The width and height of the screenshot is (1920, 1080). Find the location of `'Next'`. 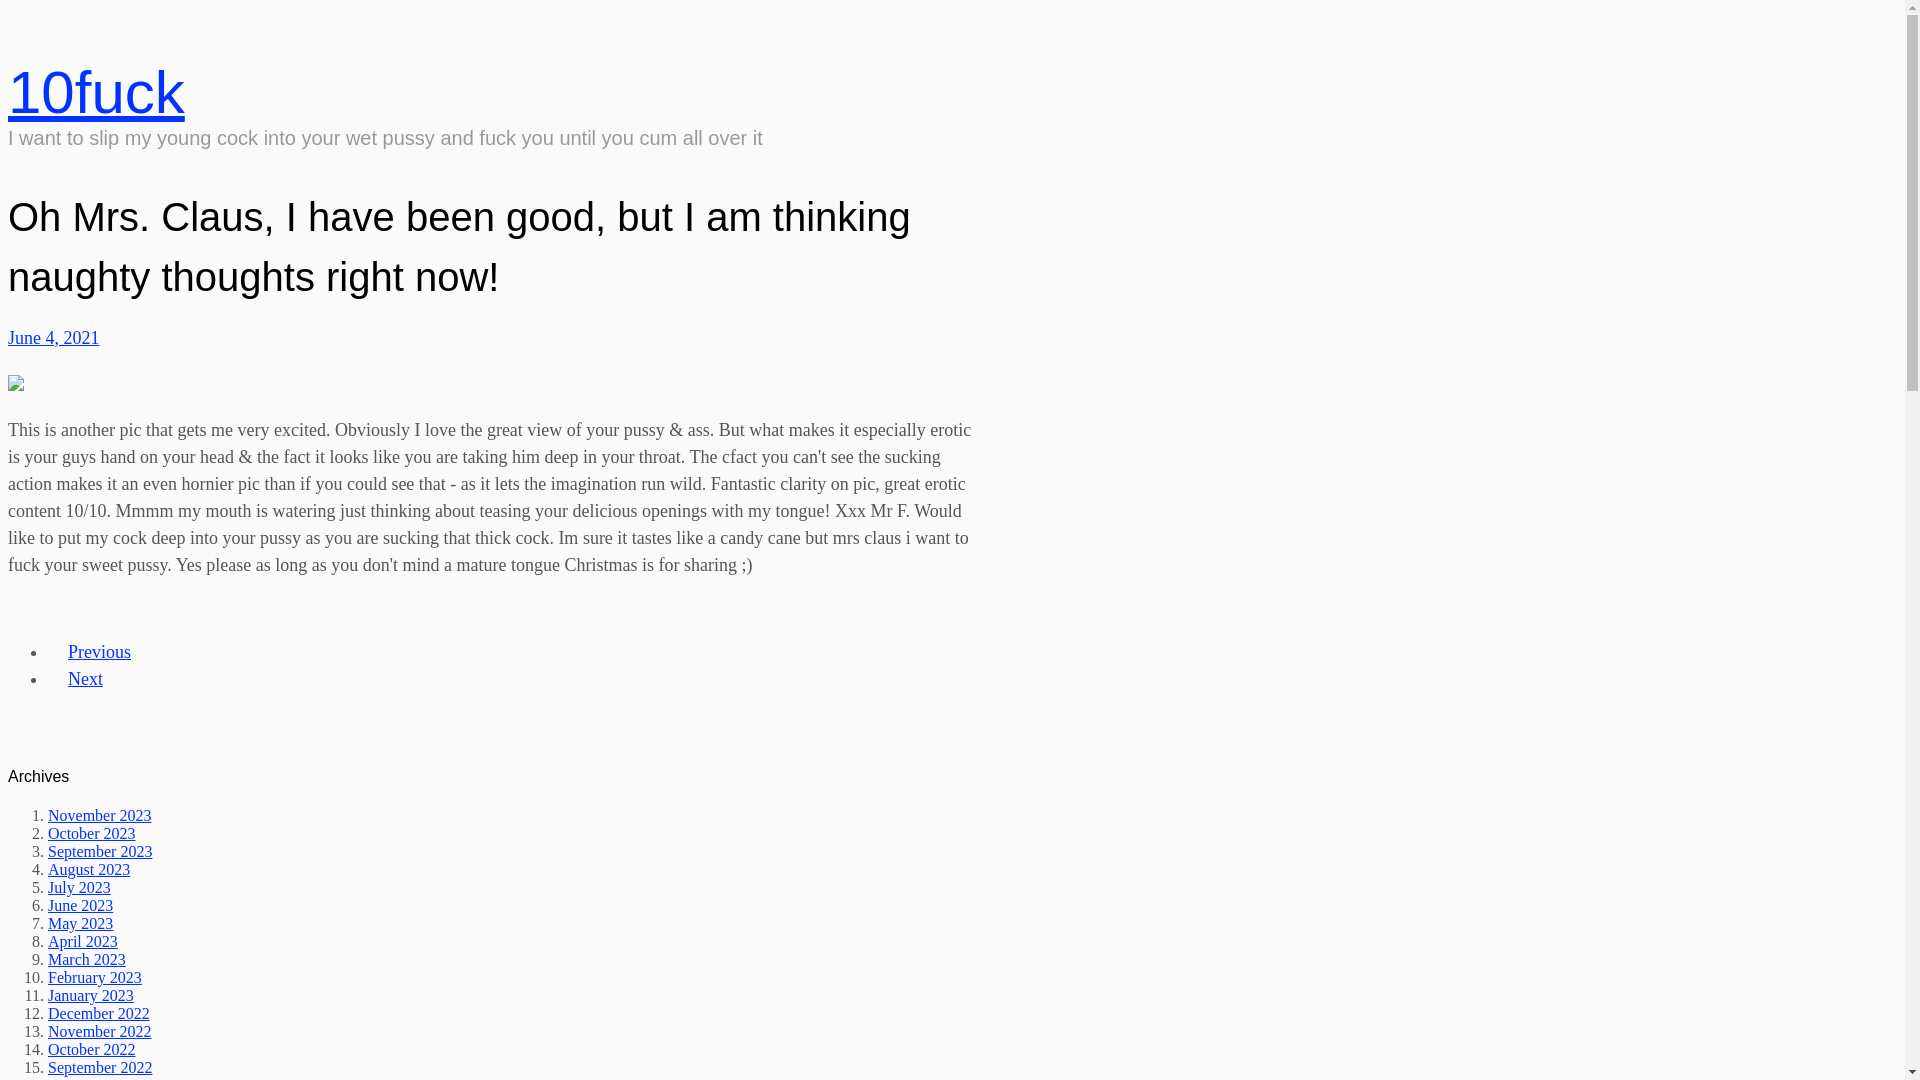

'Next' is located at coordinates (84, 677).